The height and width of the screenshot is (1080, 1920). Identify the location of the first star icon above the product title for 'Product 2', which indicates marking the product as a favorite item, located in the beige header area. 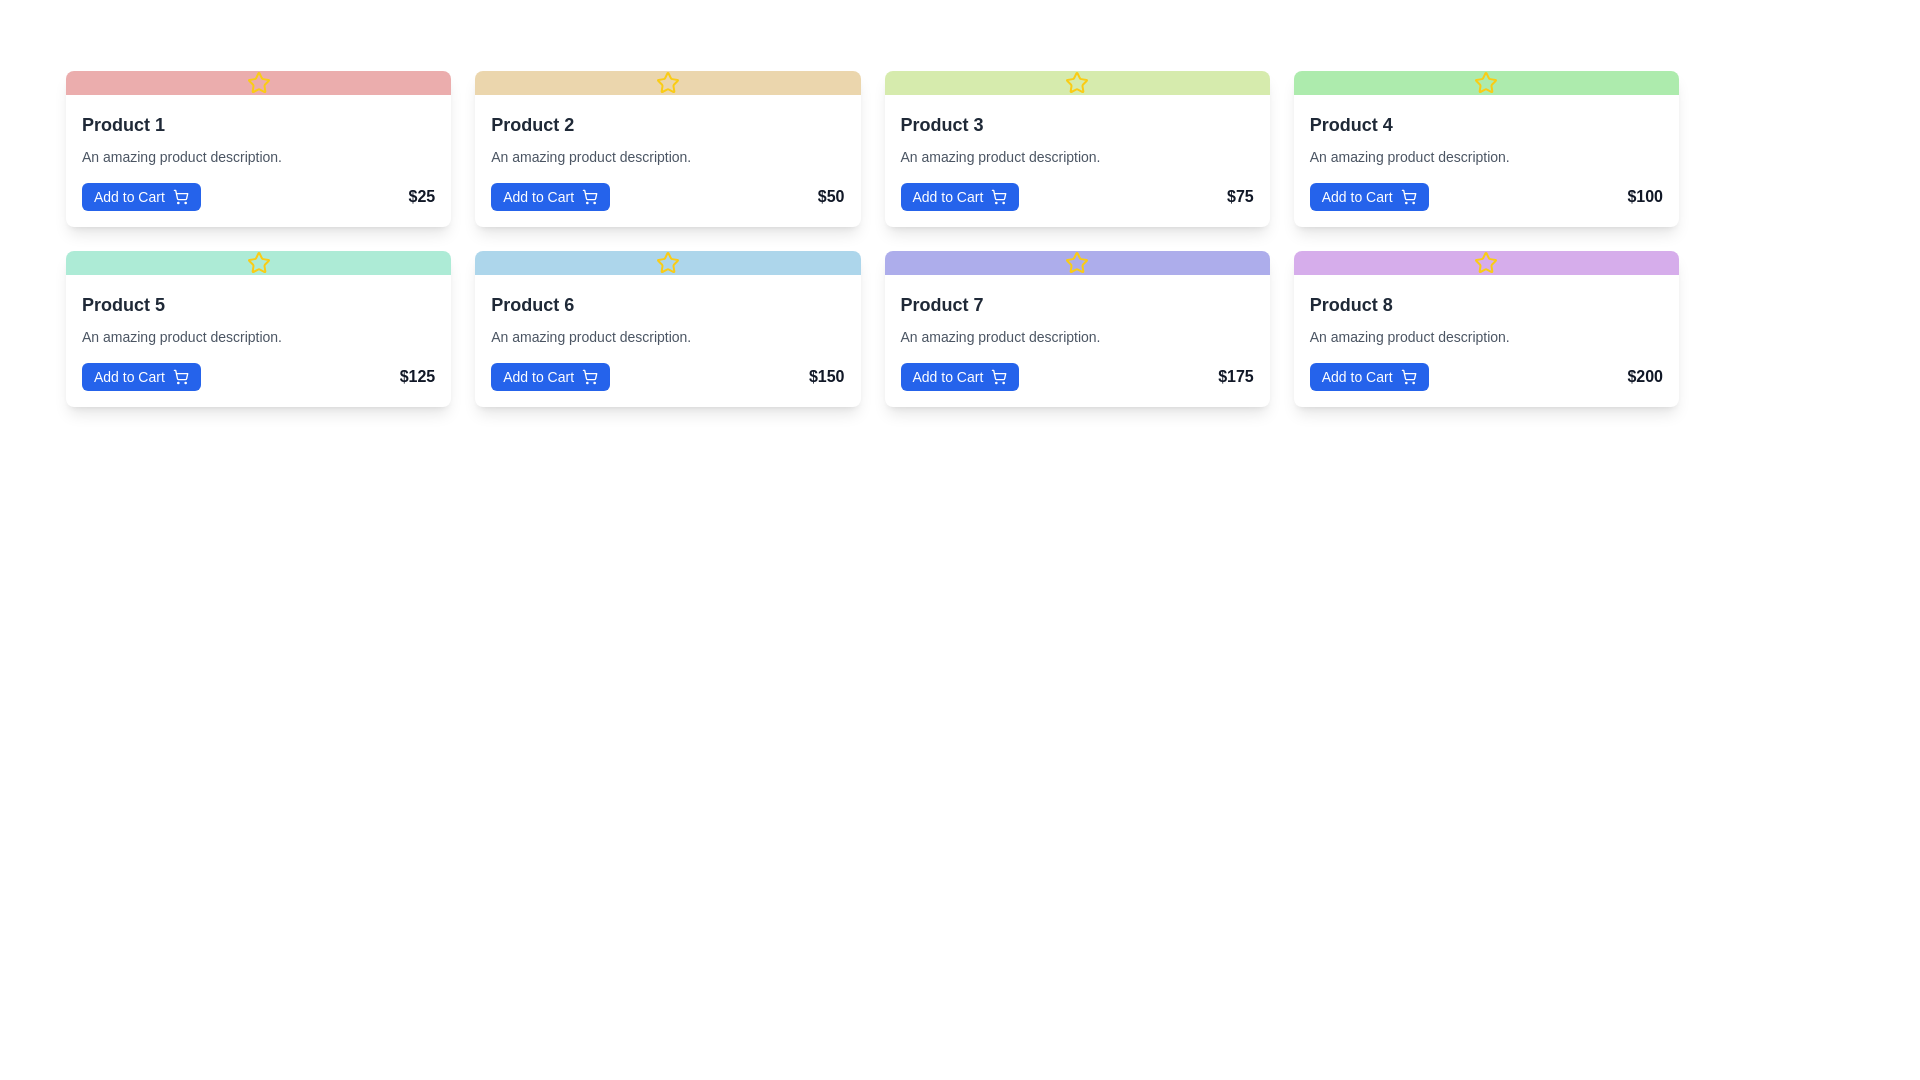
(667, 81).